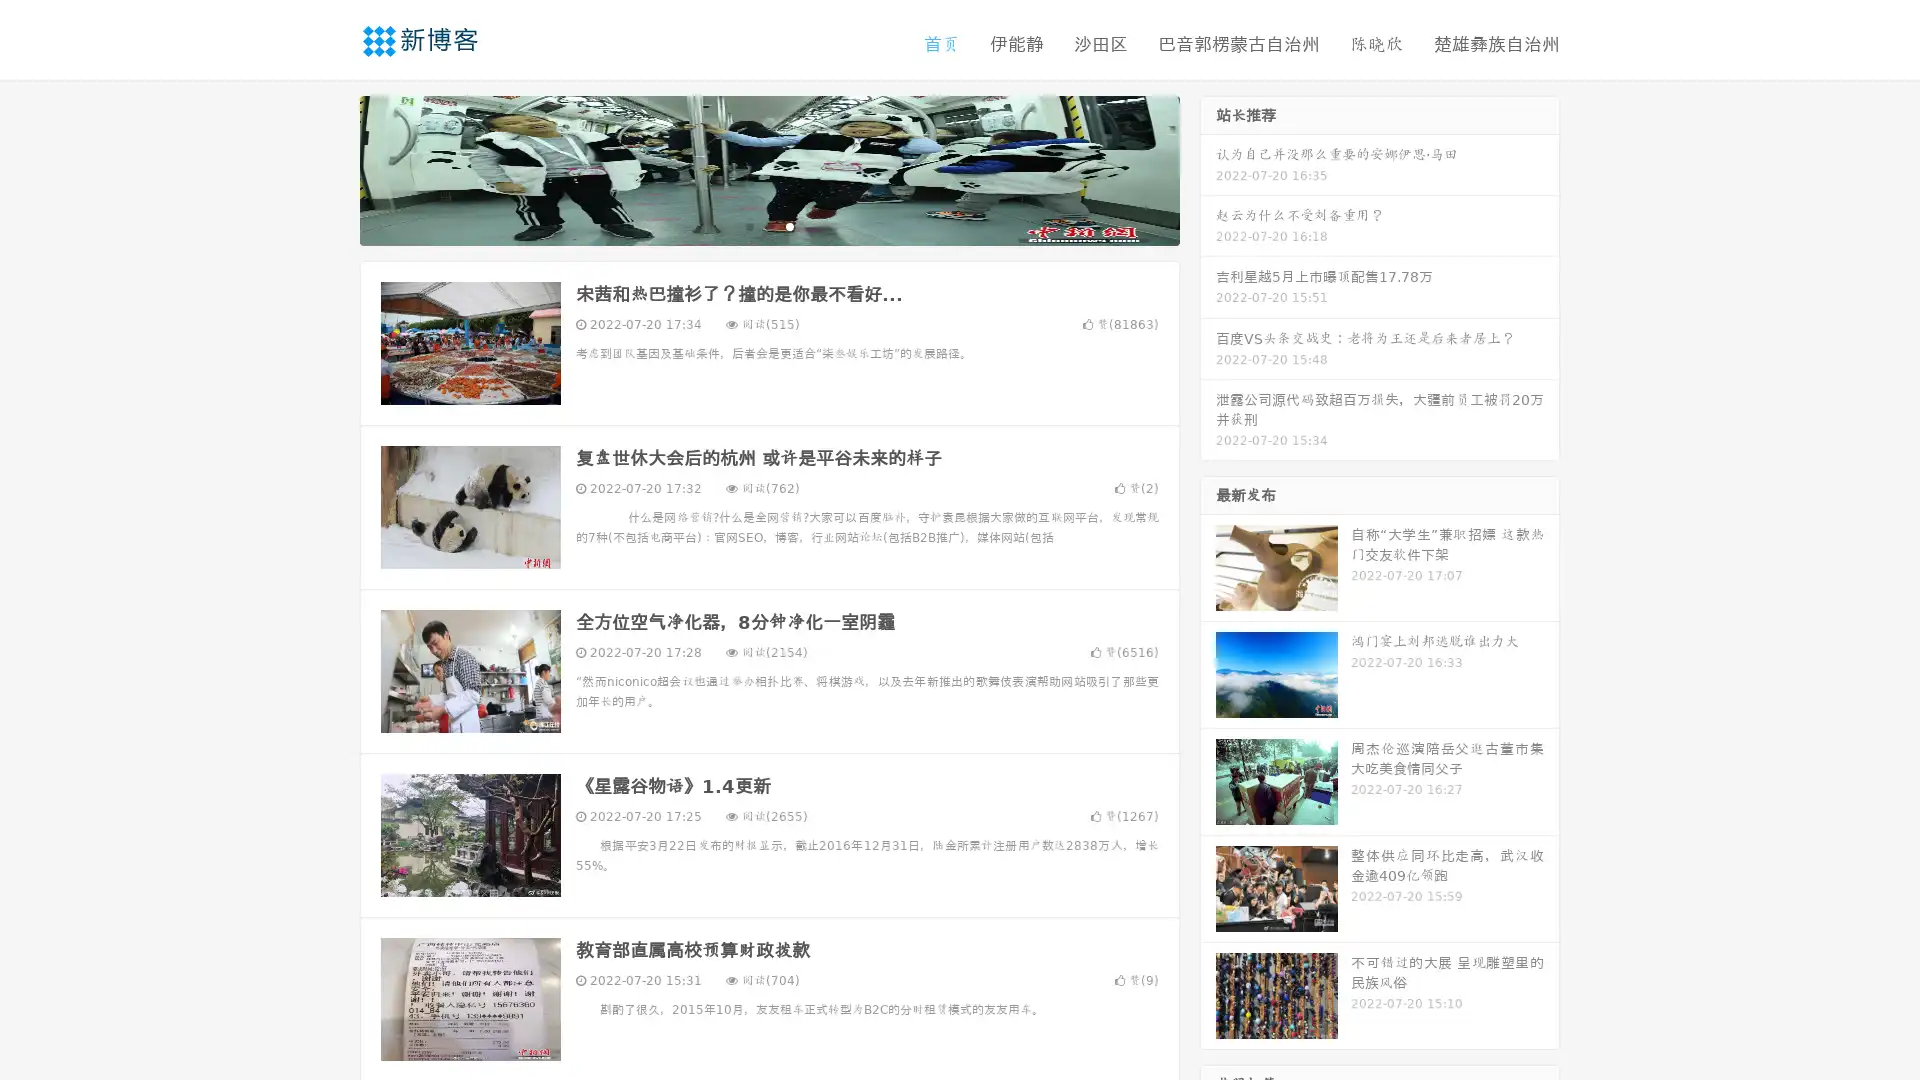 Image resolution: width=1920 pixels, height=1080 pixels. I want to click on Next slide, so click(1208, 168).